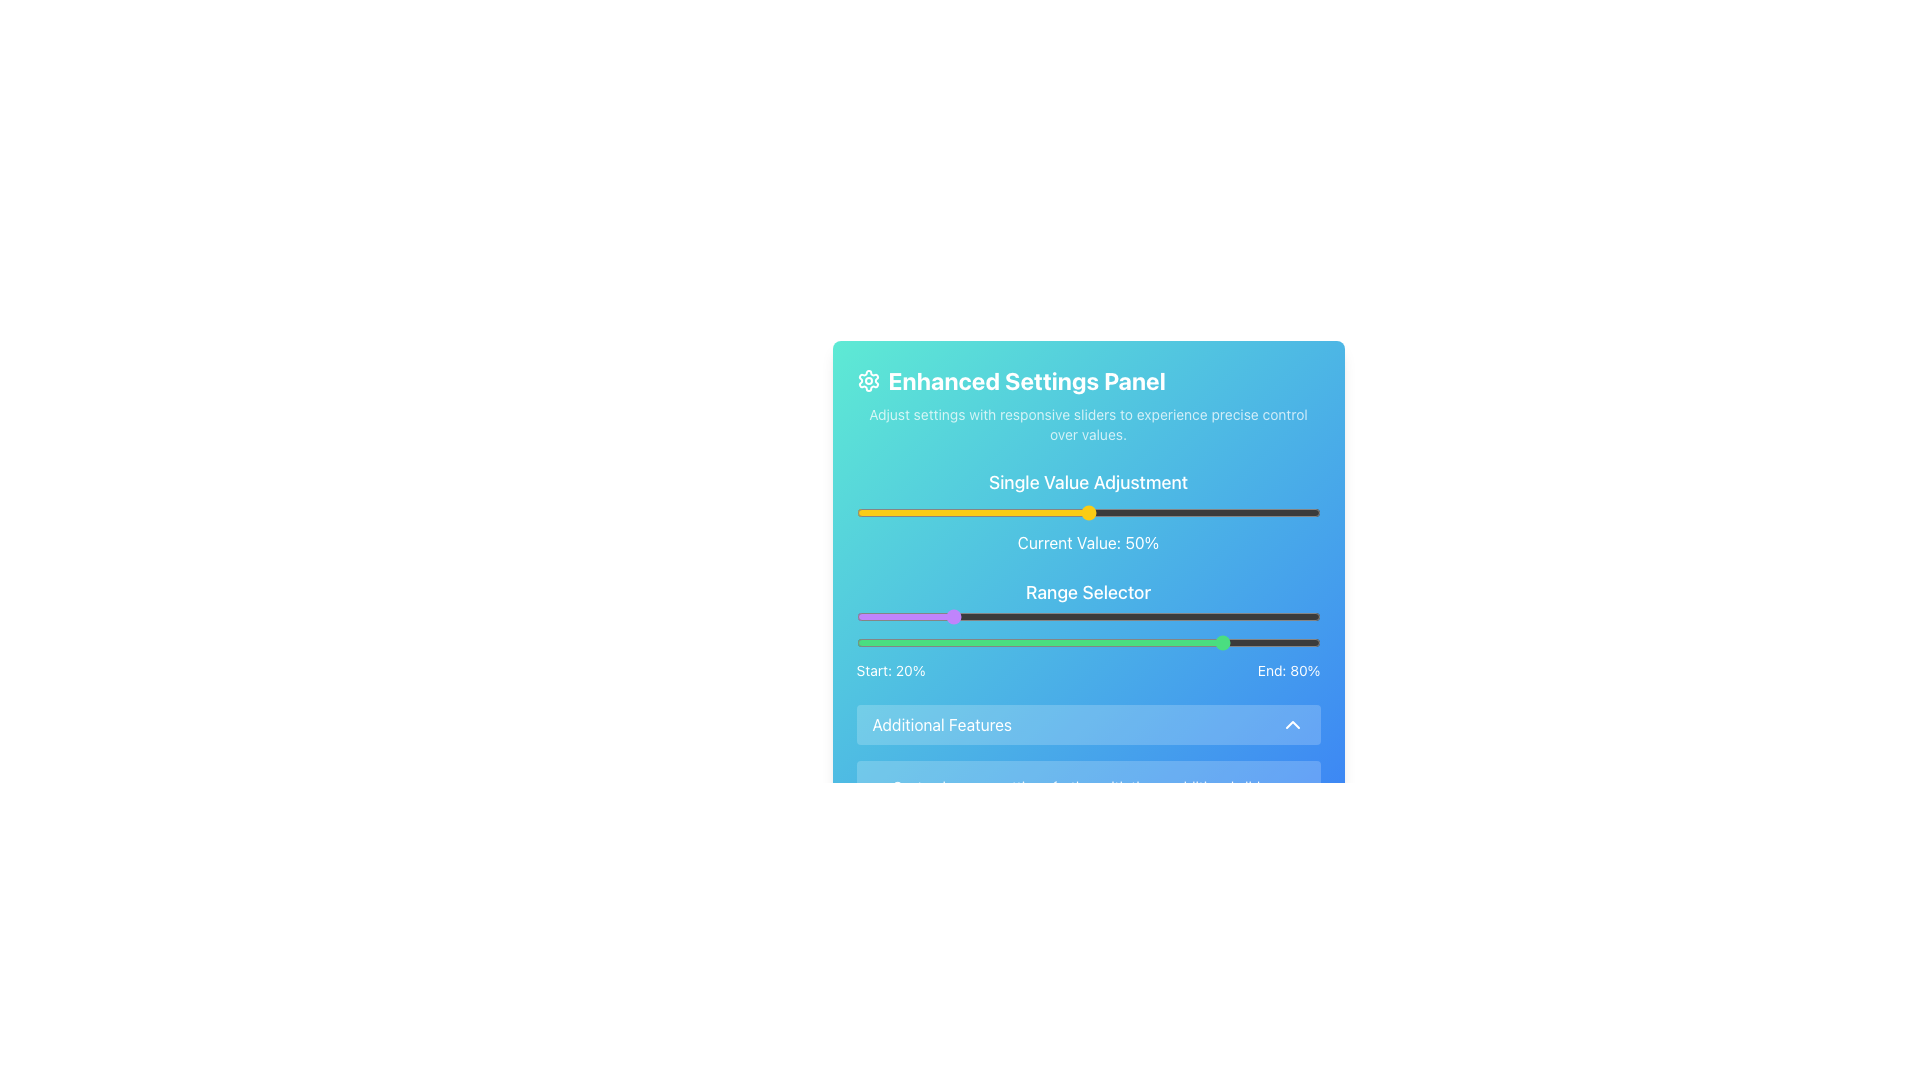 This screenshot has width=1920, height=1080. What do you see at coordinates (952, 512) in the screenshot?
I see `the slider` at bounding box center [952, 512].